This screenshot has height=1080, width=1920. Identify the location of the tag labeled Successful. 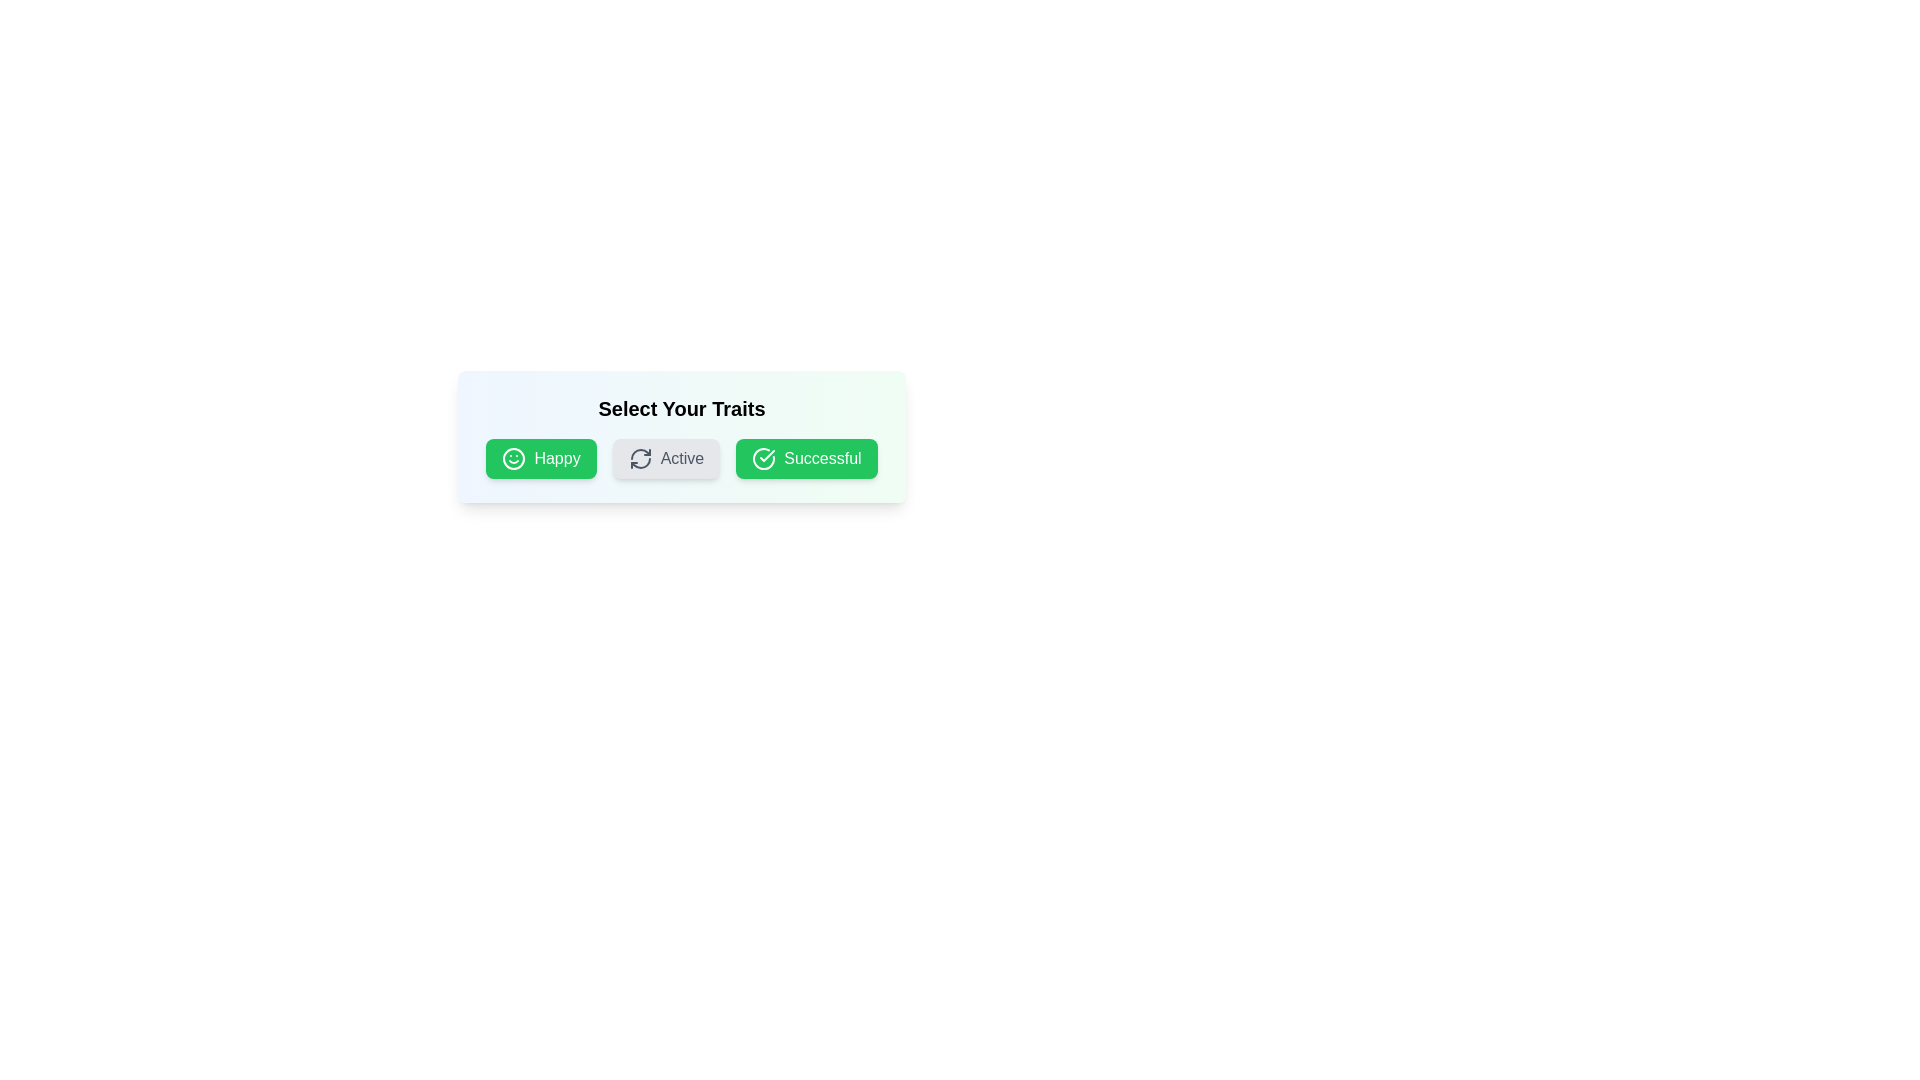
(806, 459).